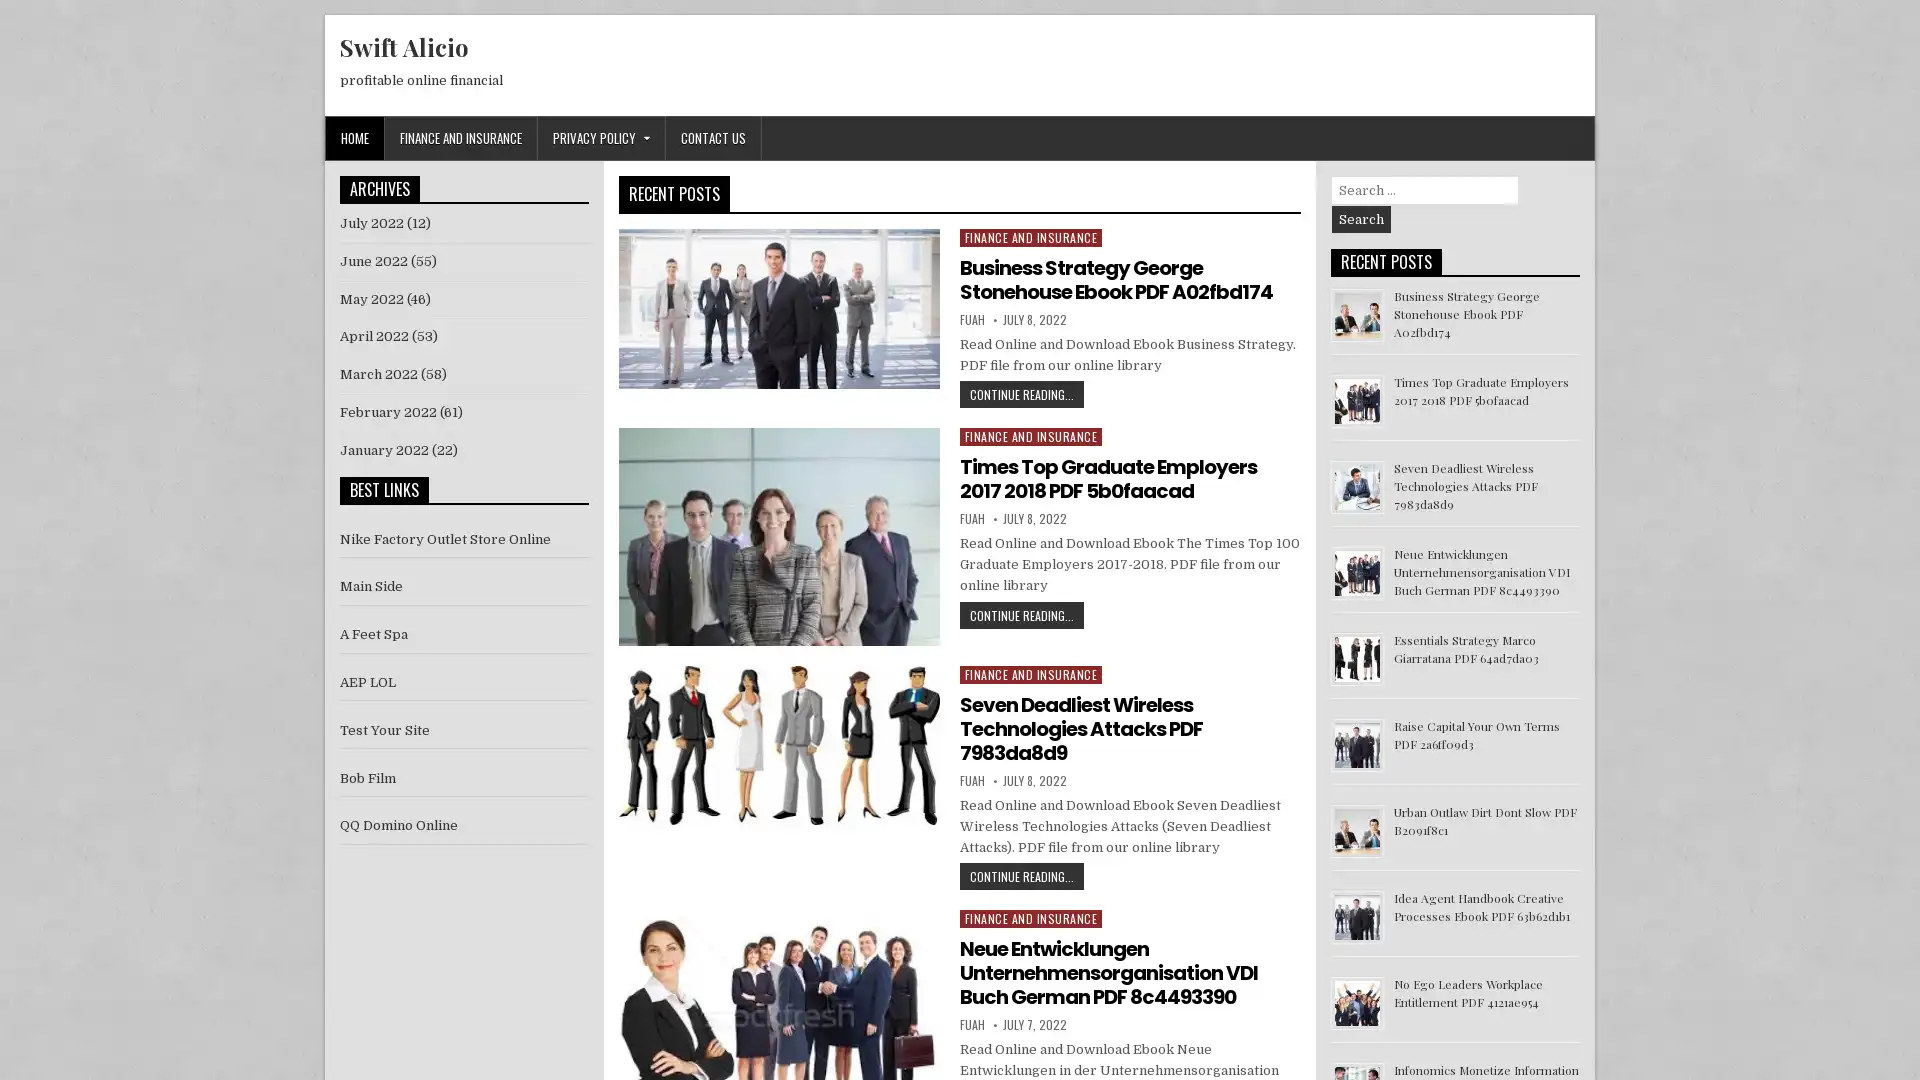 The image size is (1920, 1080). Describe the element at coordinates (1360, 219) in the screenshot. I see `Search` at that location.